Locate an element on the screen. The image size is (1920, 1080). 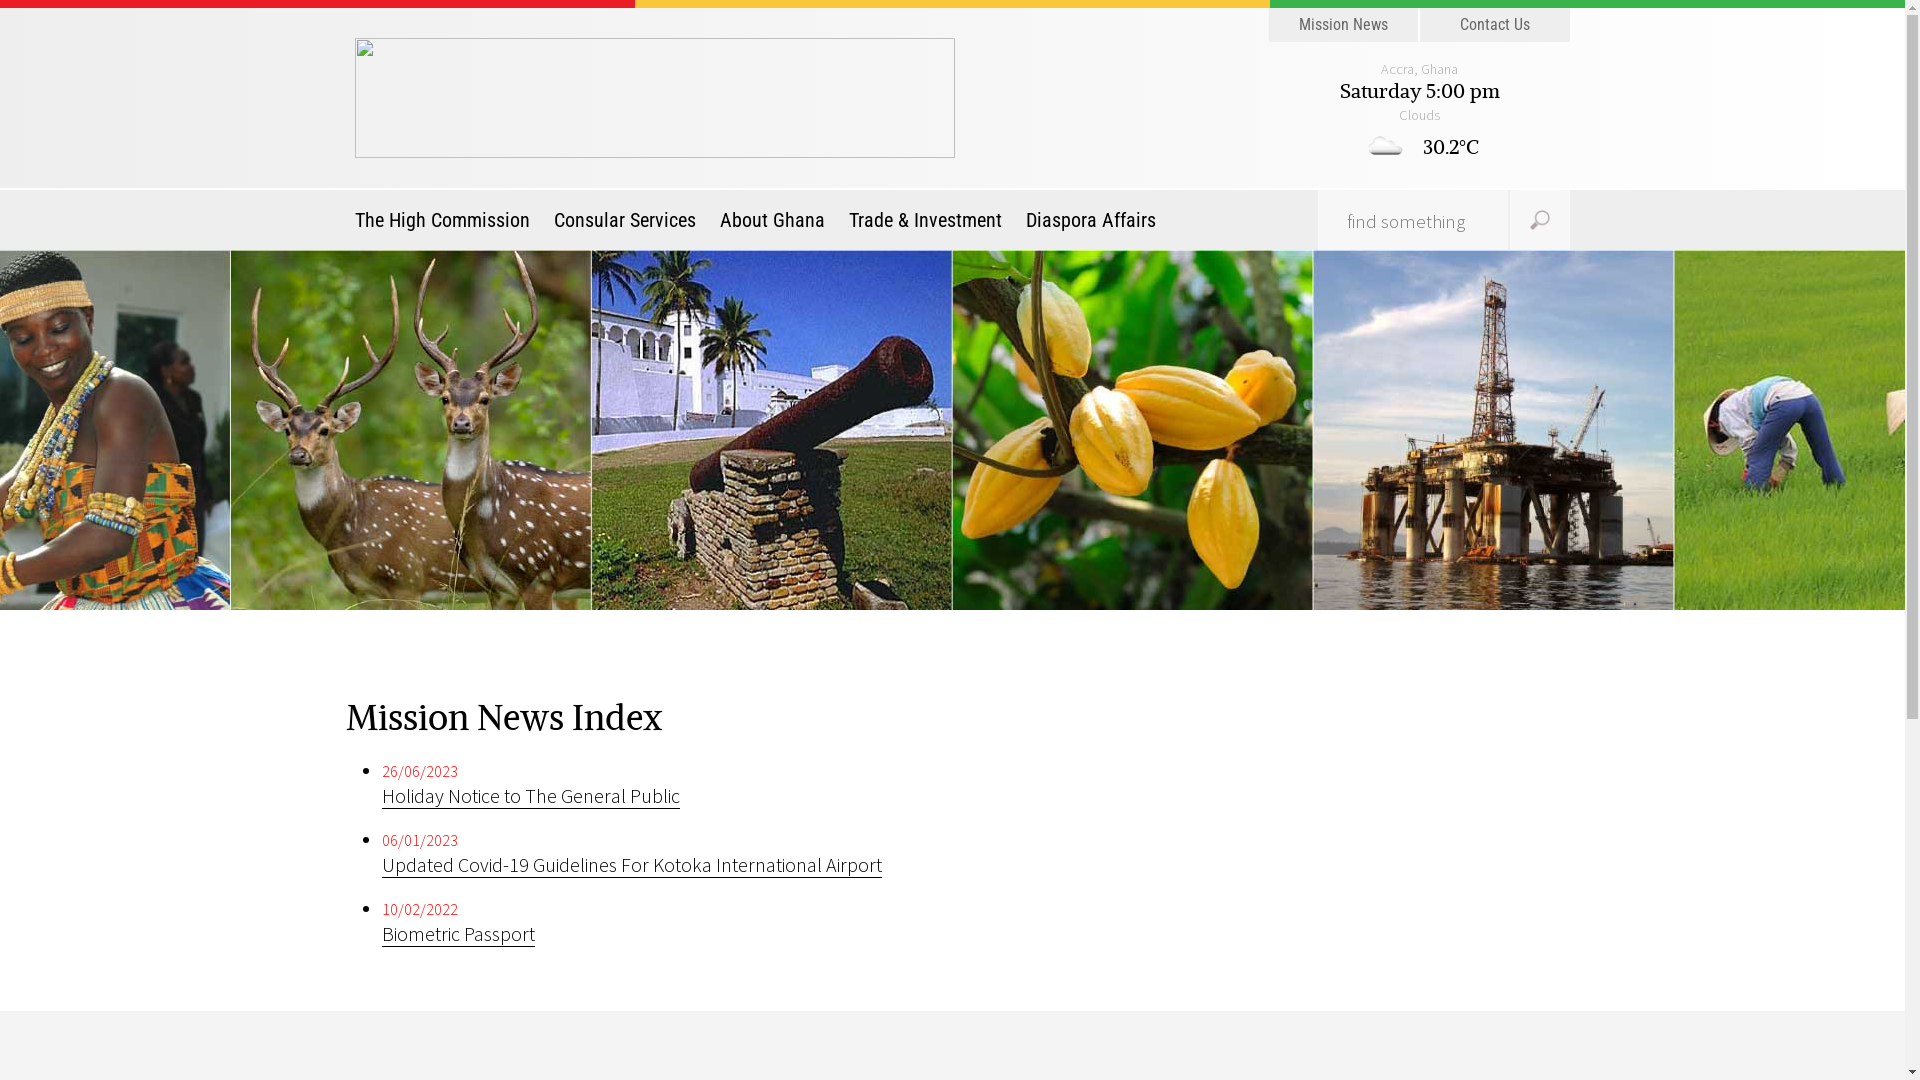
'Biometric Passport' is located at coordinates (457, 933).